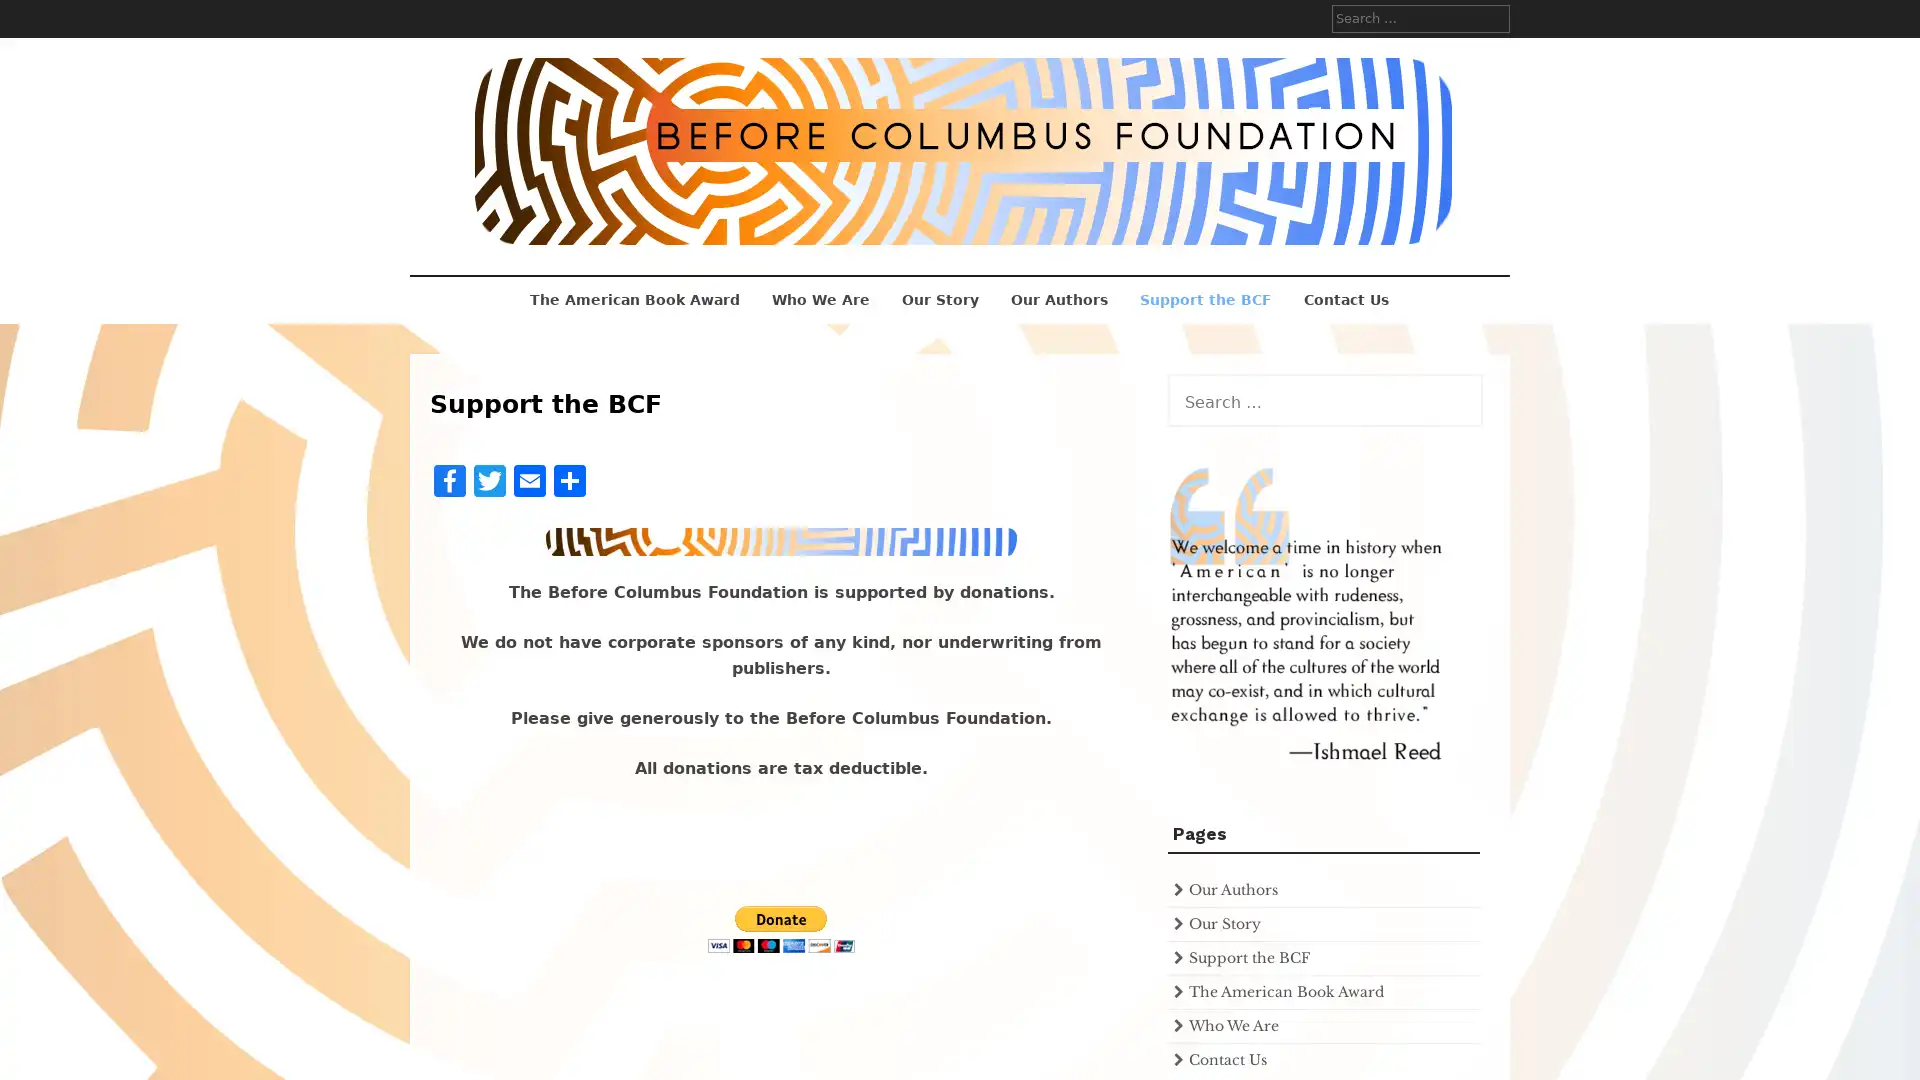 This screenshot has width=1920, height=1080. I want to click on Donate with PayPal button, so click(780, 929).